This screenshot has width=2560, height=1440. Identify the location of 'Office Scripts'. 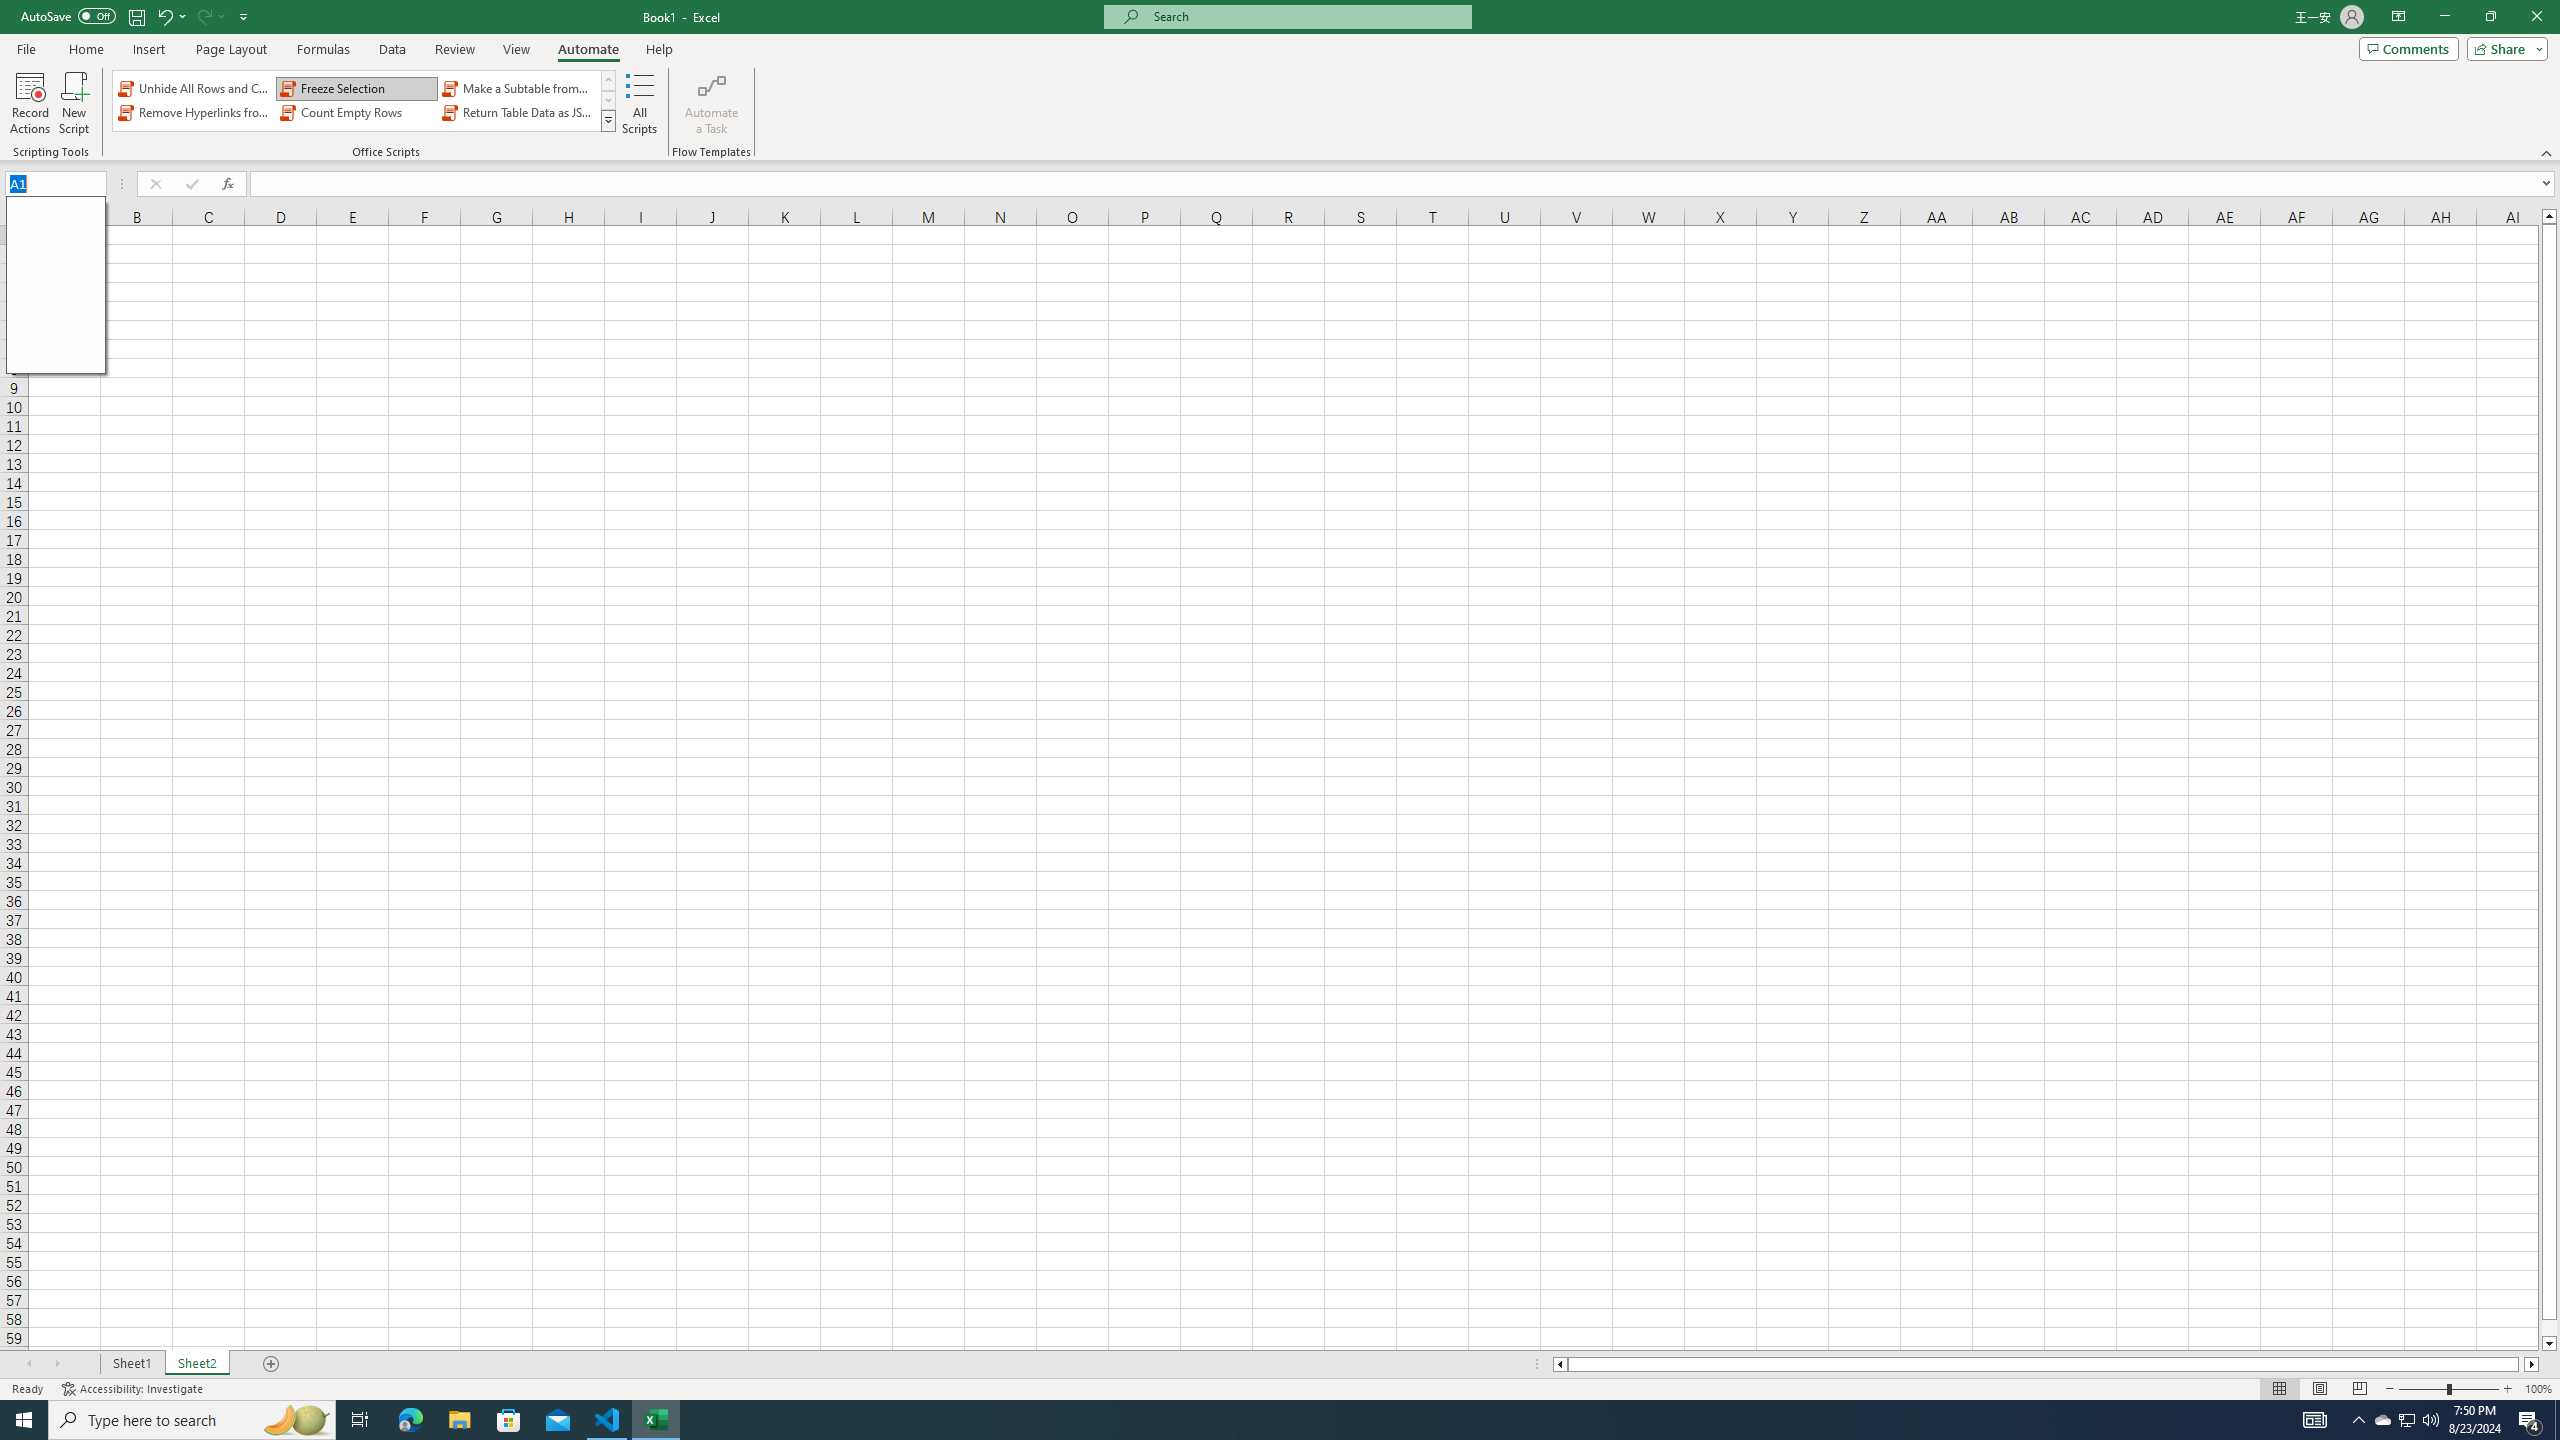
(608, 119).